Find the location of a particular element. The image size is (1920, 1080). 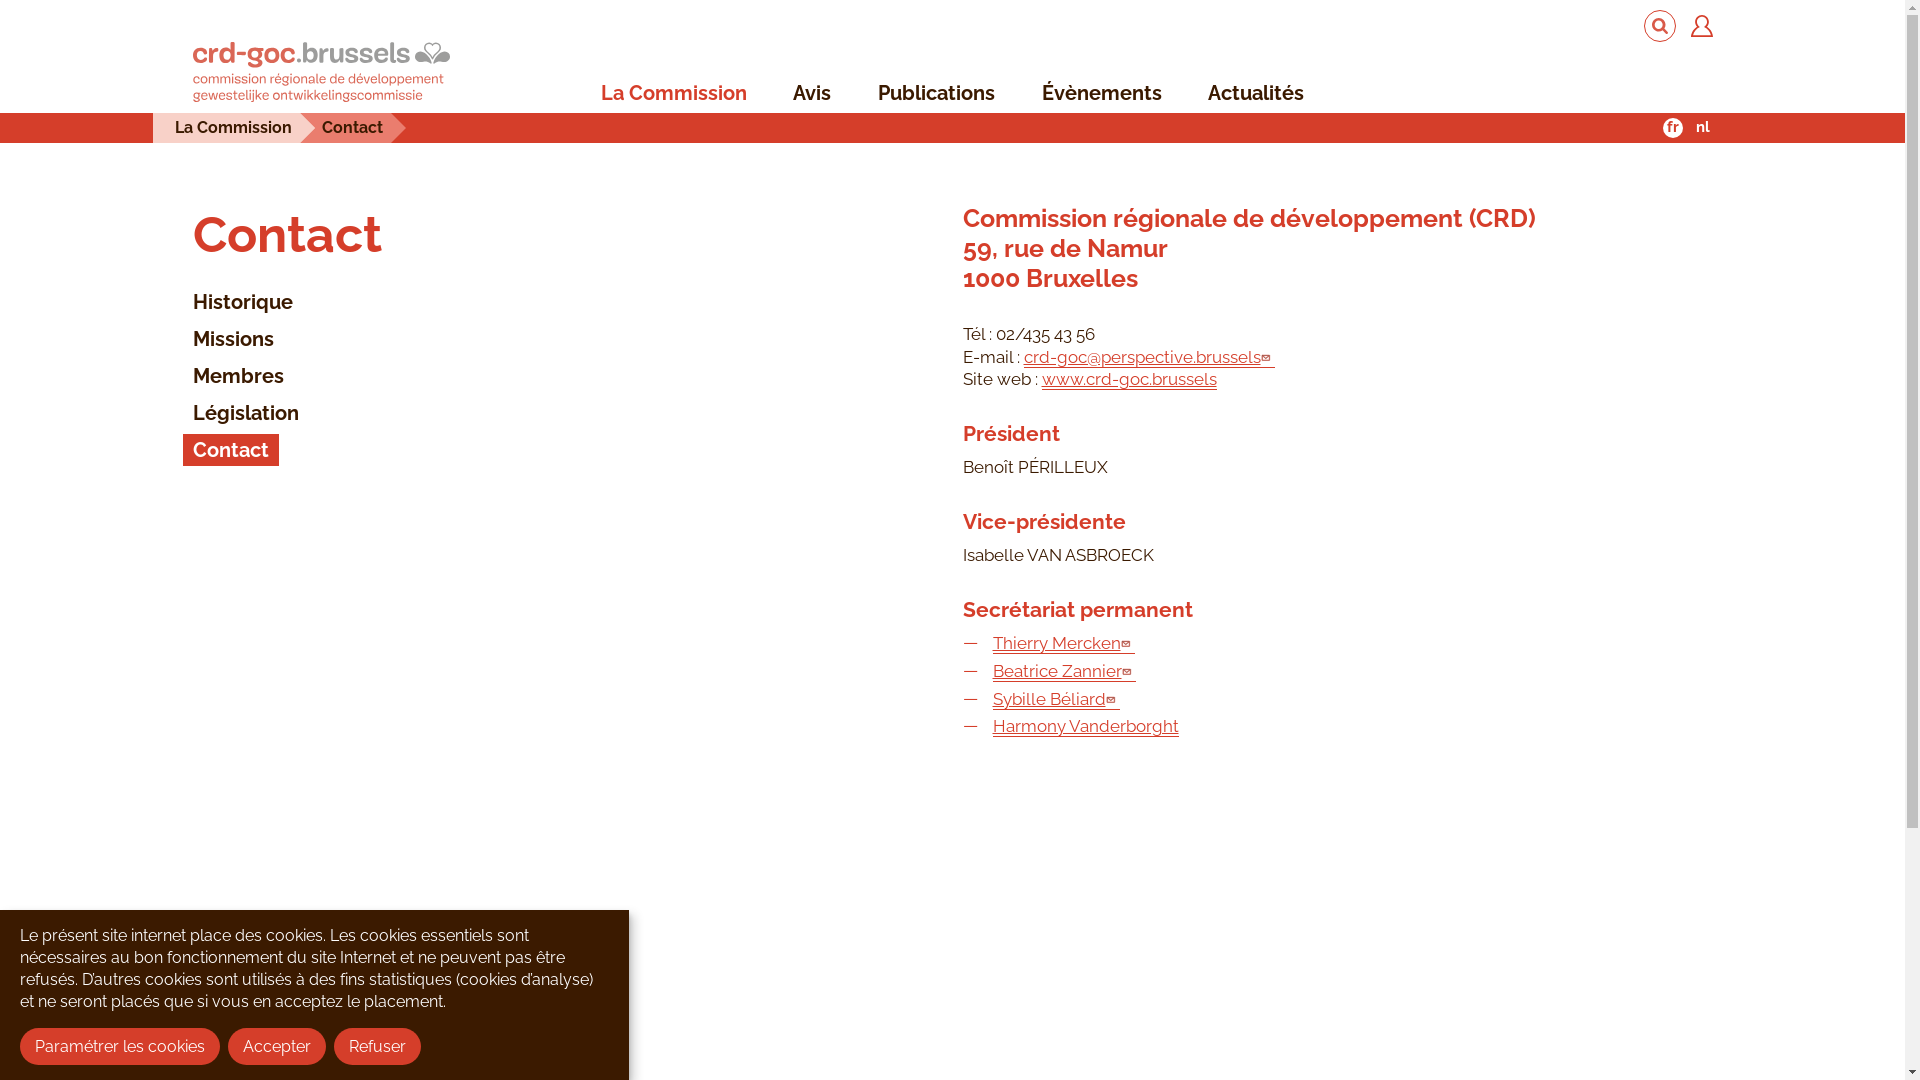

'Contact' is located at coordinates (230, 450).